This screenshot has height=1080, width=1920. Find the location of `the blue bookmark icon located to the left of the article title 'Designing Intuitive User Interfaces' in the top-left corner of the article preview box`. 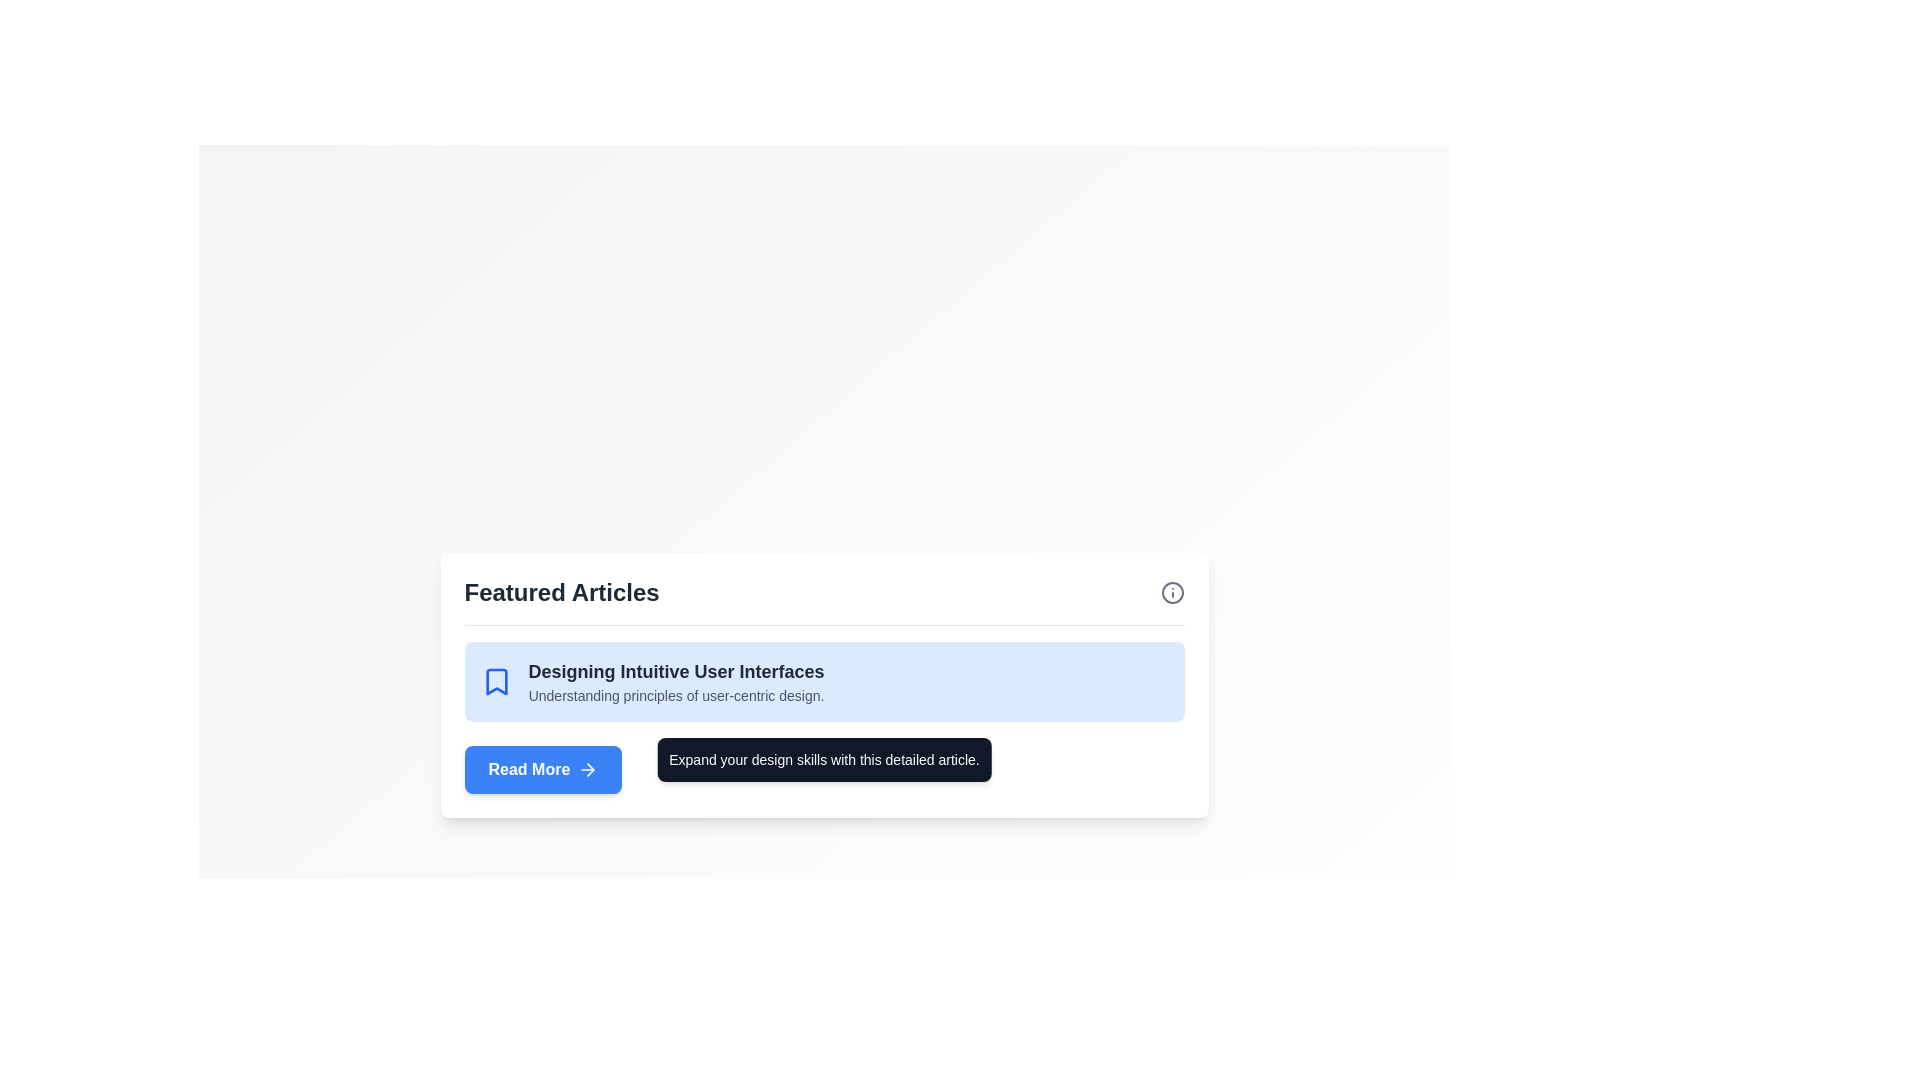

the blue bookmark icon located to the left of the article title 'Designing Intuitive User Interfaces' in the top-left corner of the article preview box is located at coordinates (496, 680).